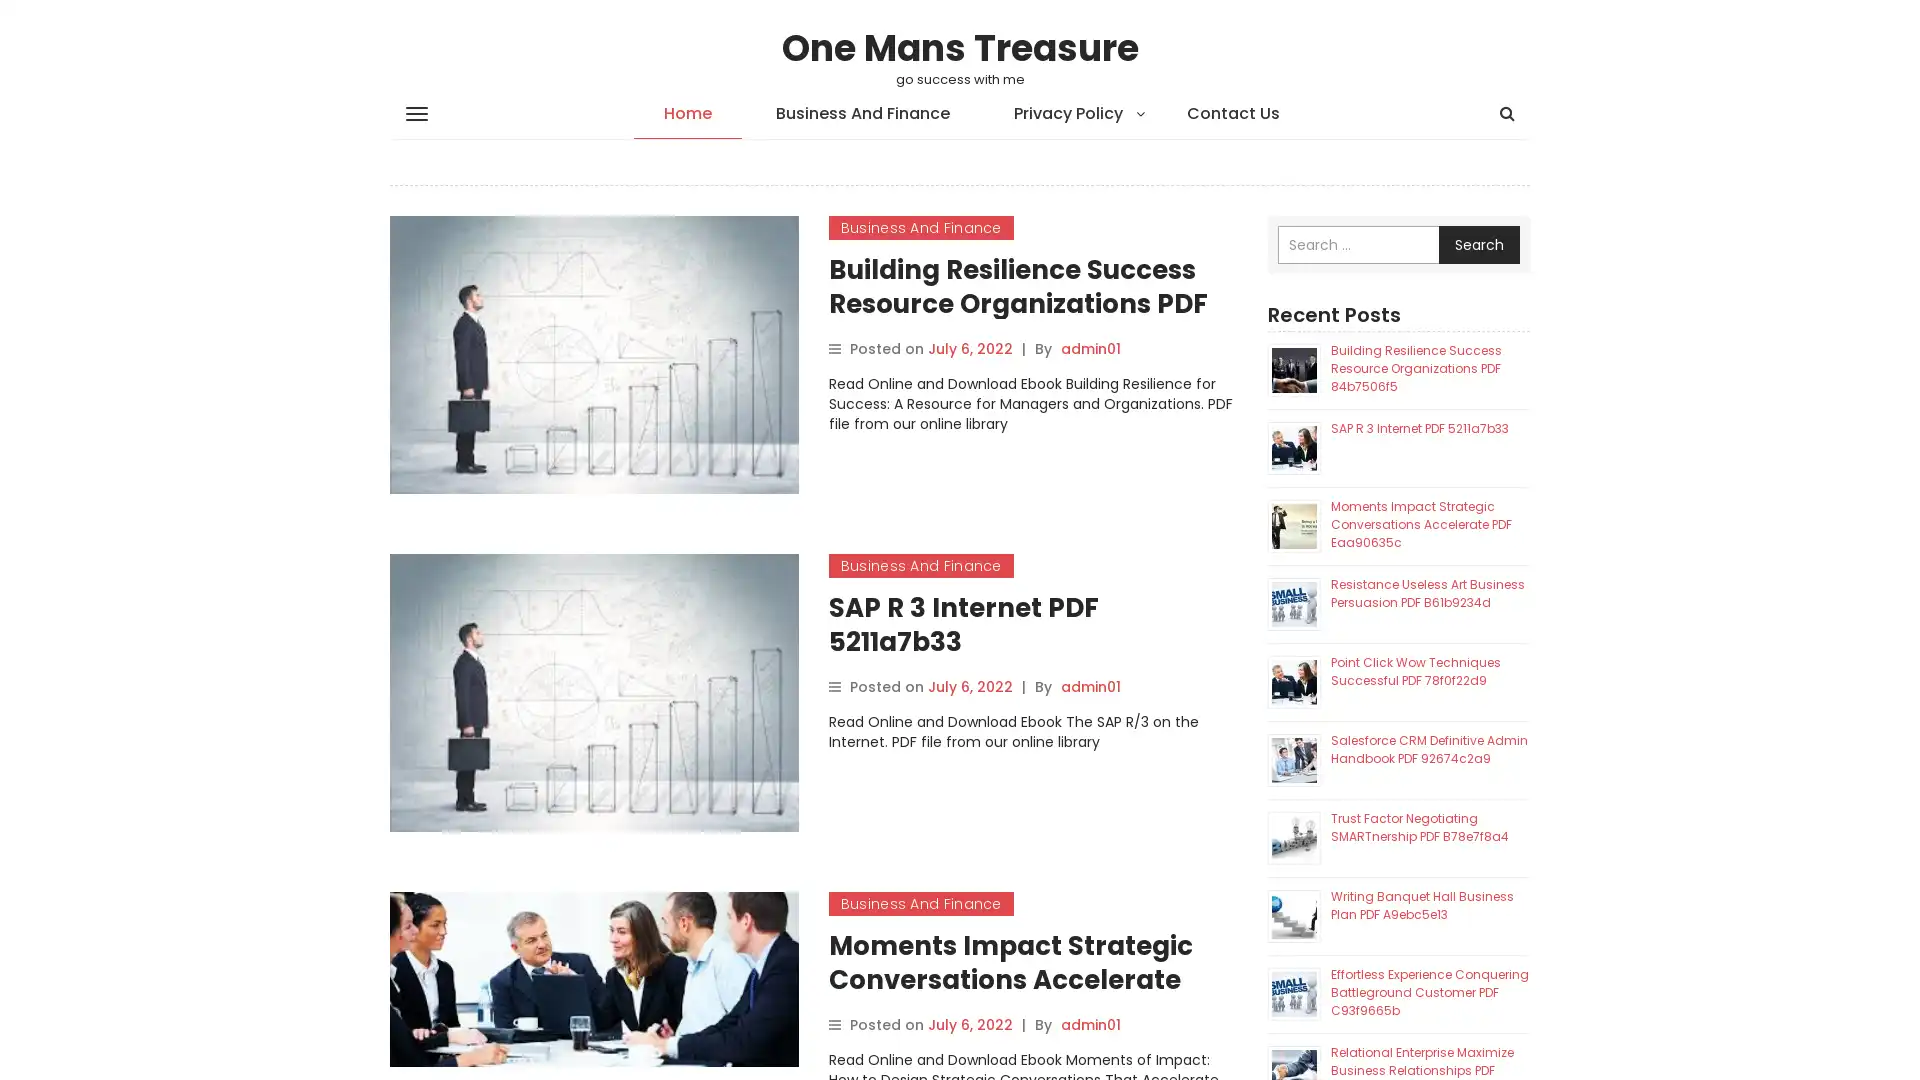 This screenshot has height=1080, width=1920. Describe the element at coordinates (1479, 244) in the screenshot. I see `Search` at that location.